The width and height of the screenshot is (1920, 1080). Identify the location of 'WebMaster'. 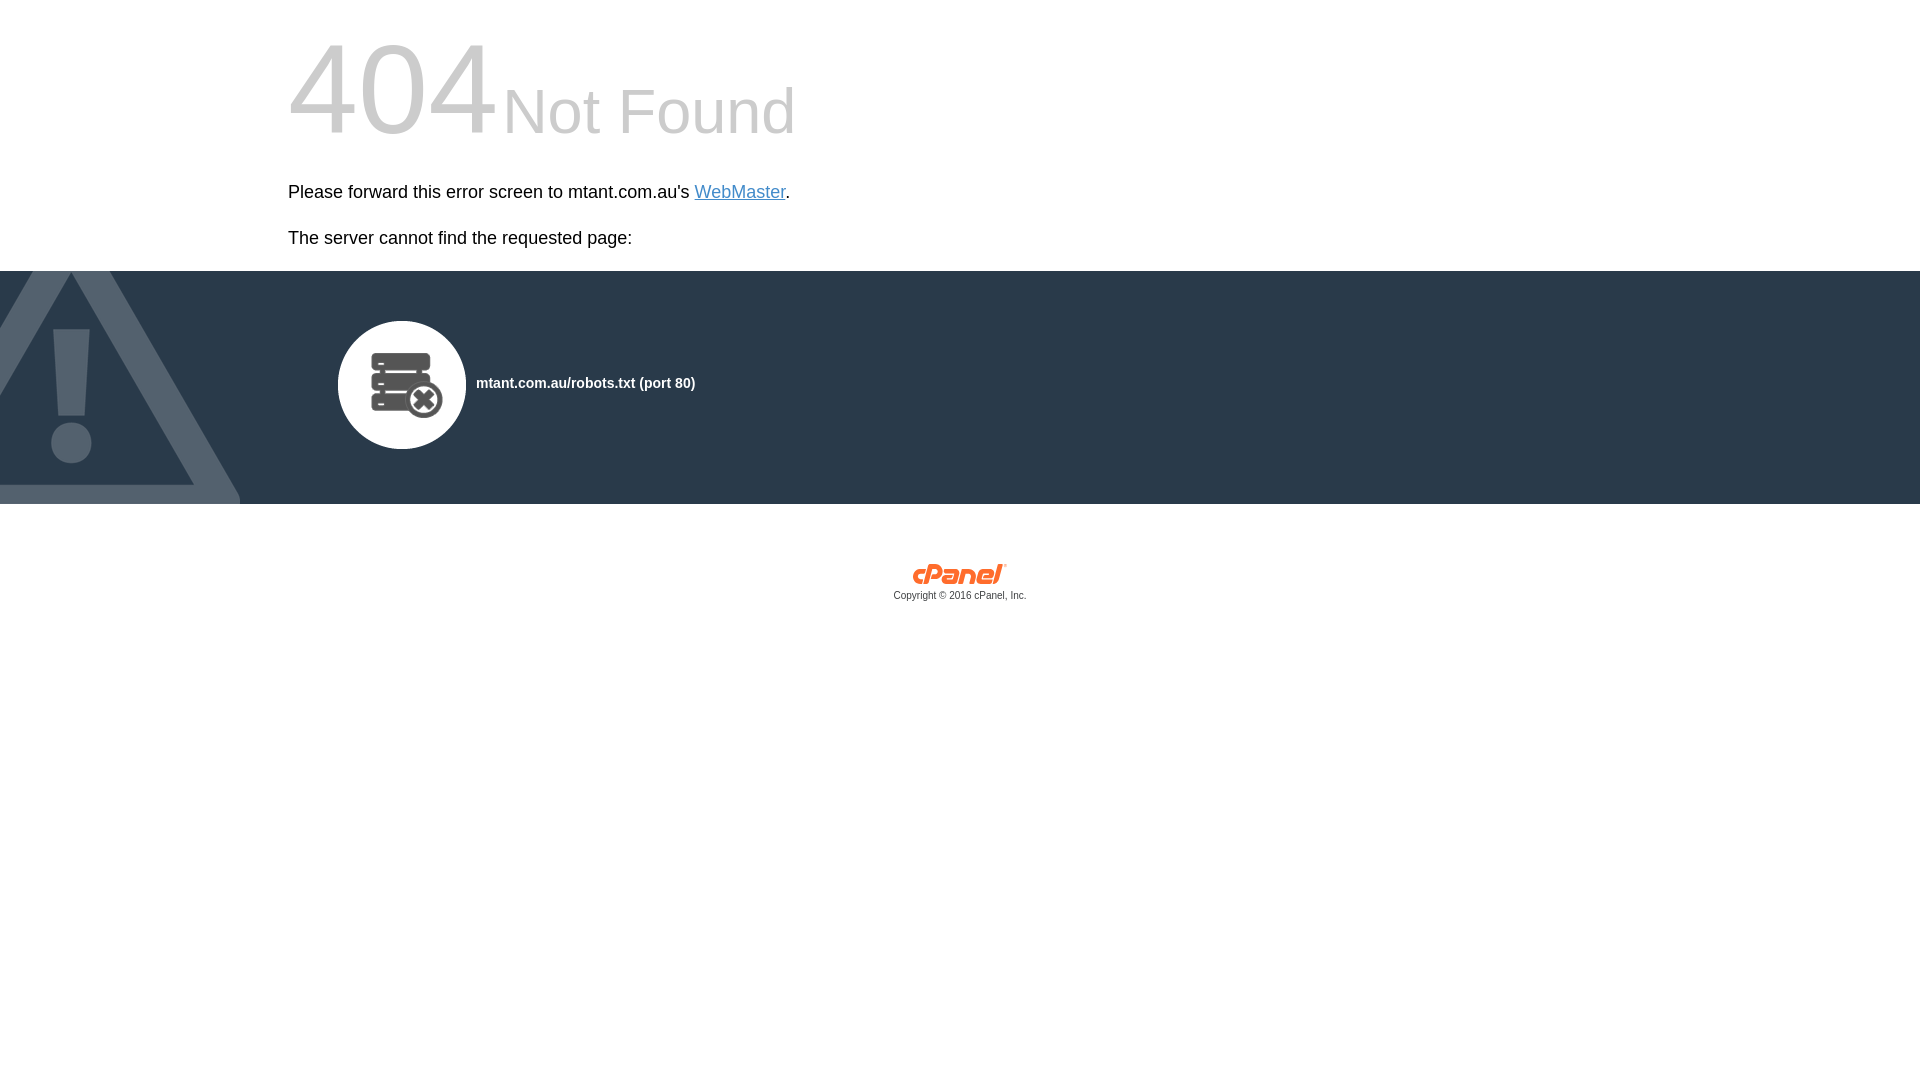
(739, 192).